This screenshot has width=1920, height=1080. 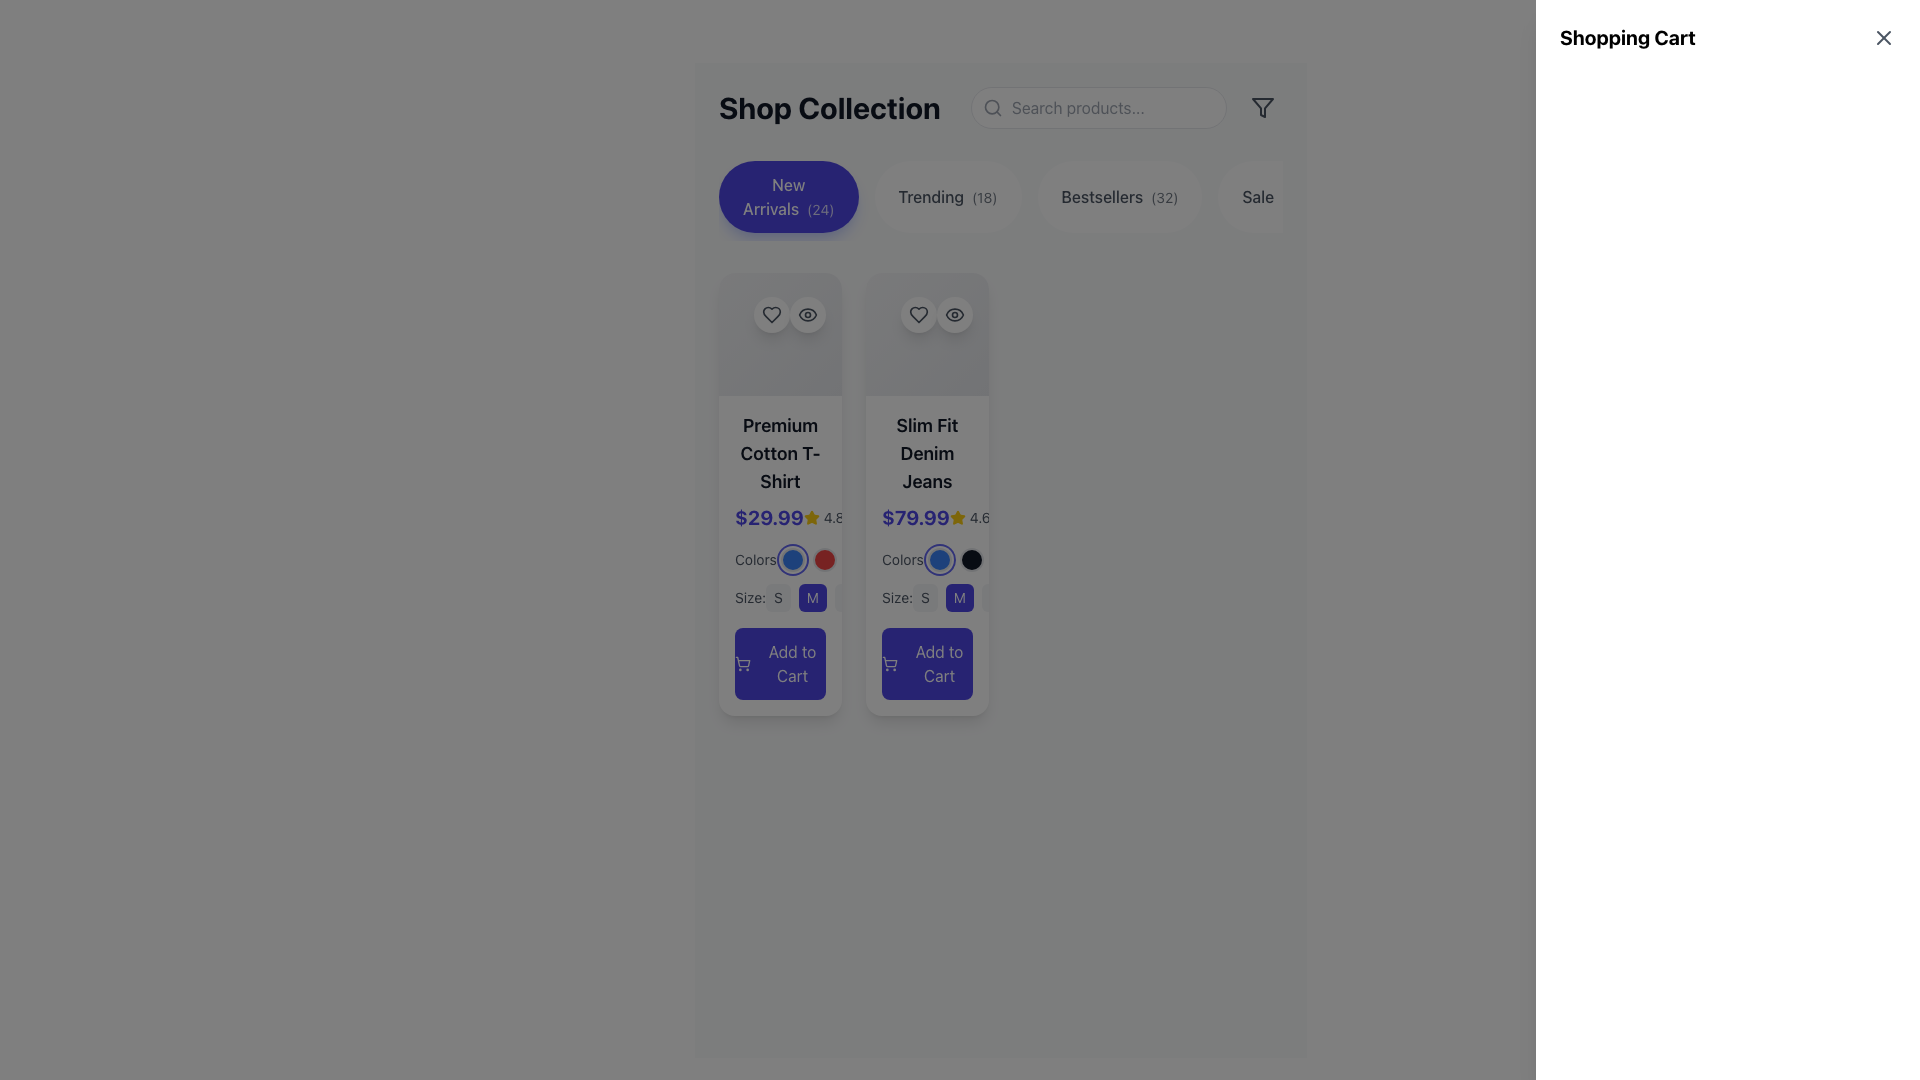 I want to click on the 'Add to Cart' button, which is a rectangular button with white text on a blue background, located below the 'Size' section in the 'Premium Cotton T-Shirt' card, so click(x=779, y=663).